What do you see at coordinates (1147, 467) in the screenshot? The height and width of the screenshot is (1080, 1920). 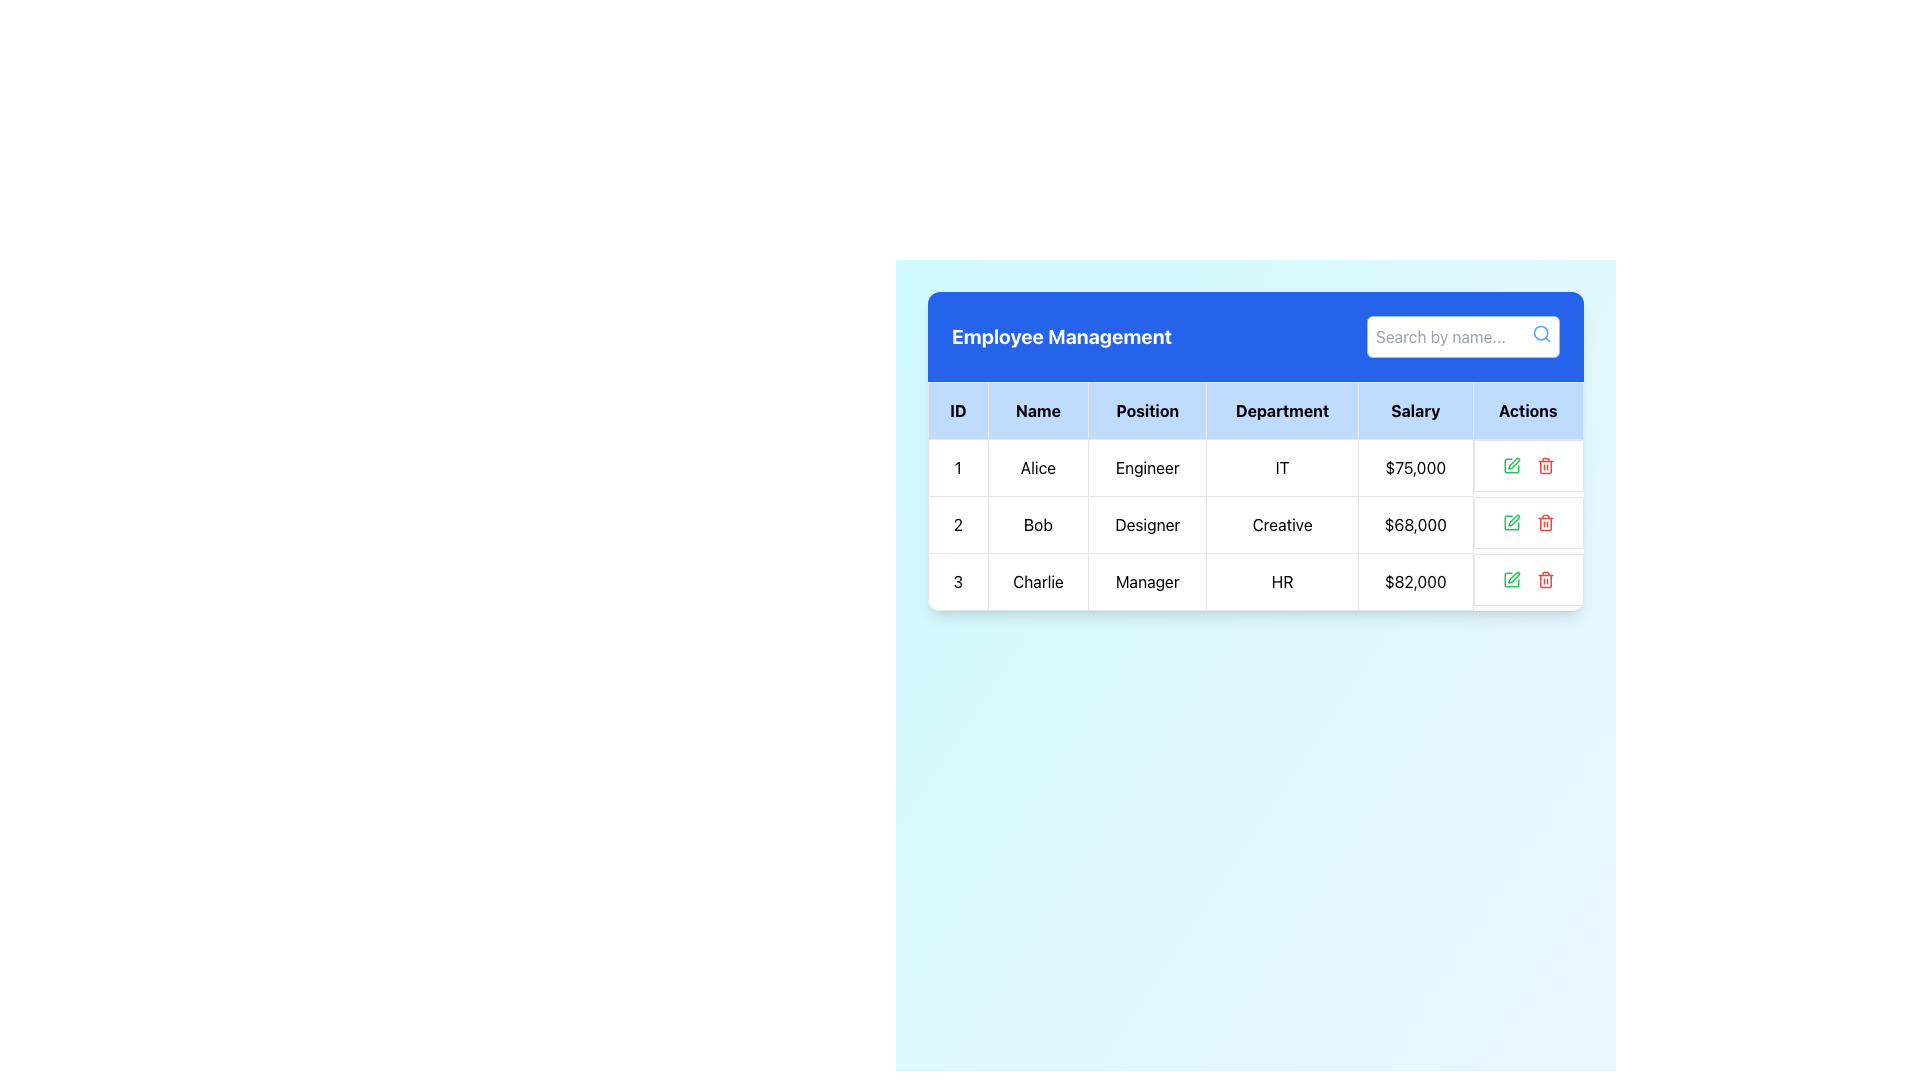 I see `the table cell displaying the job title 'Engineer' for the individual 'Alice', located under the 'Position' column` at bounding box center [1147, 467].